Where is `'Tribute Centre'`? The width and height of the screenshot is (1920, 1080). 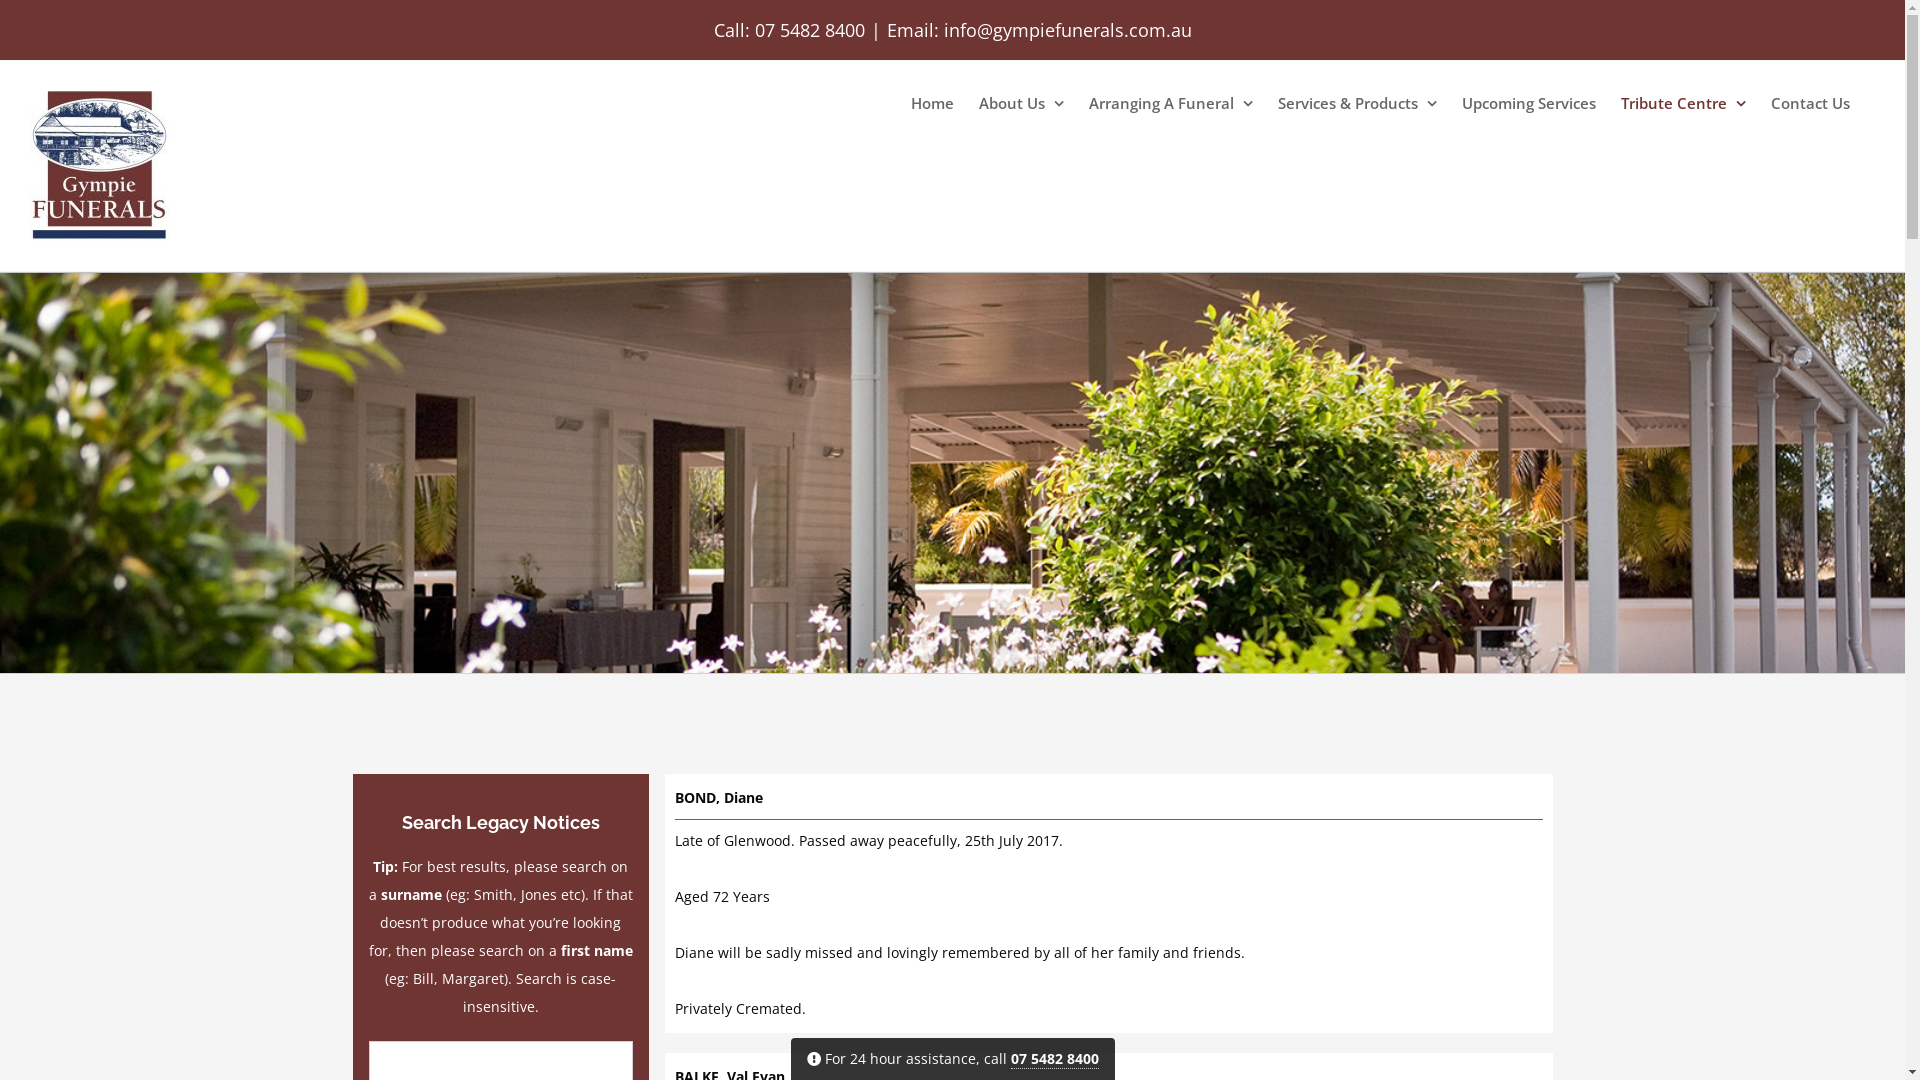
'Tribute Centre' is located at coordinates (1682, 103).